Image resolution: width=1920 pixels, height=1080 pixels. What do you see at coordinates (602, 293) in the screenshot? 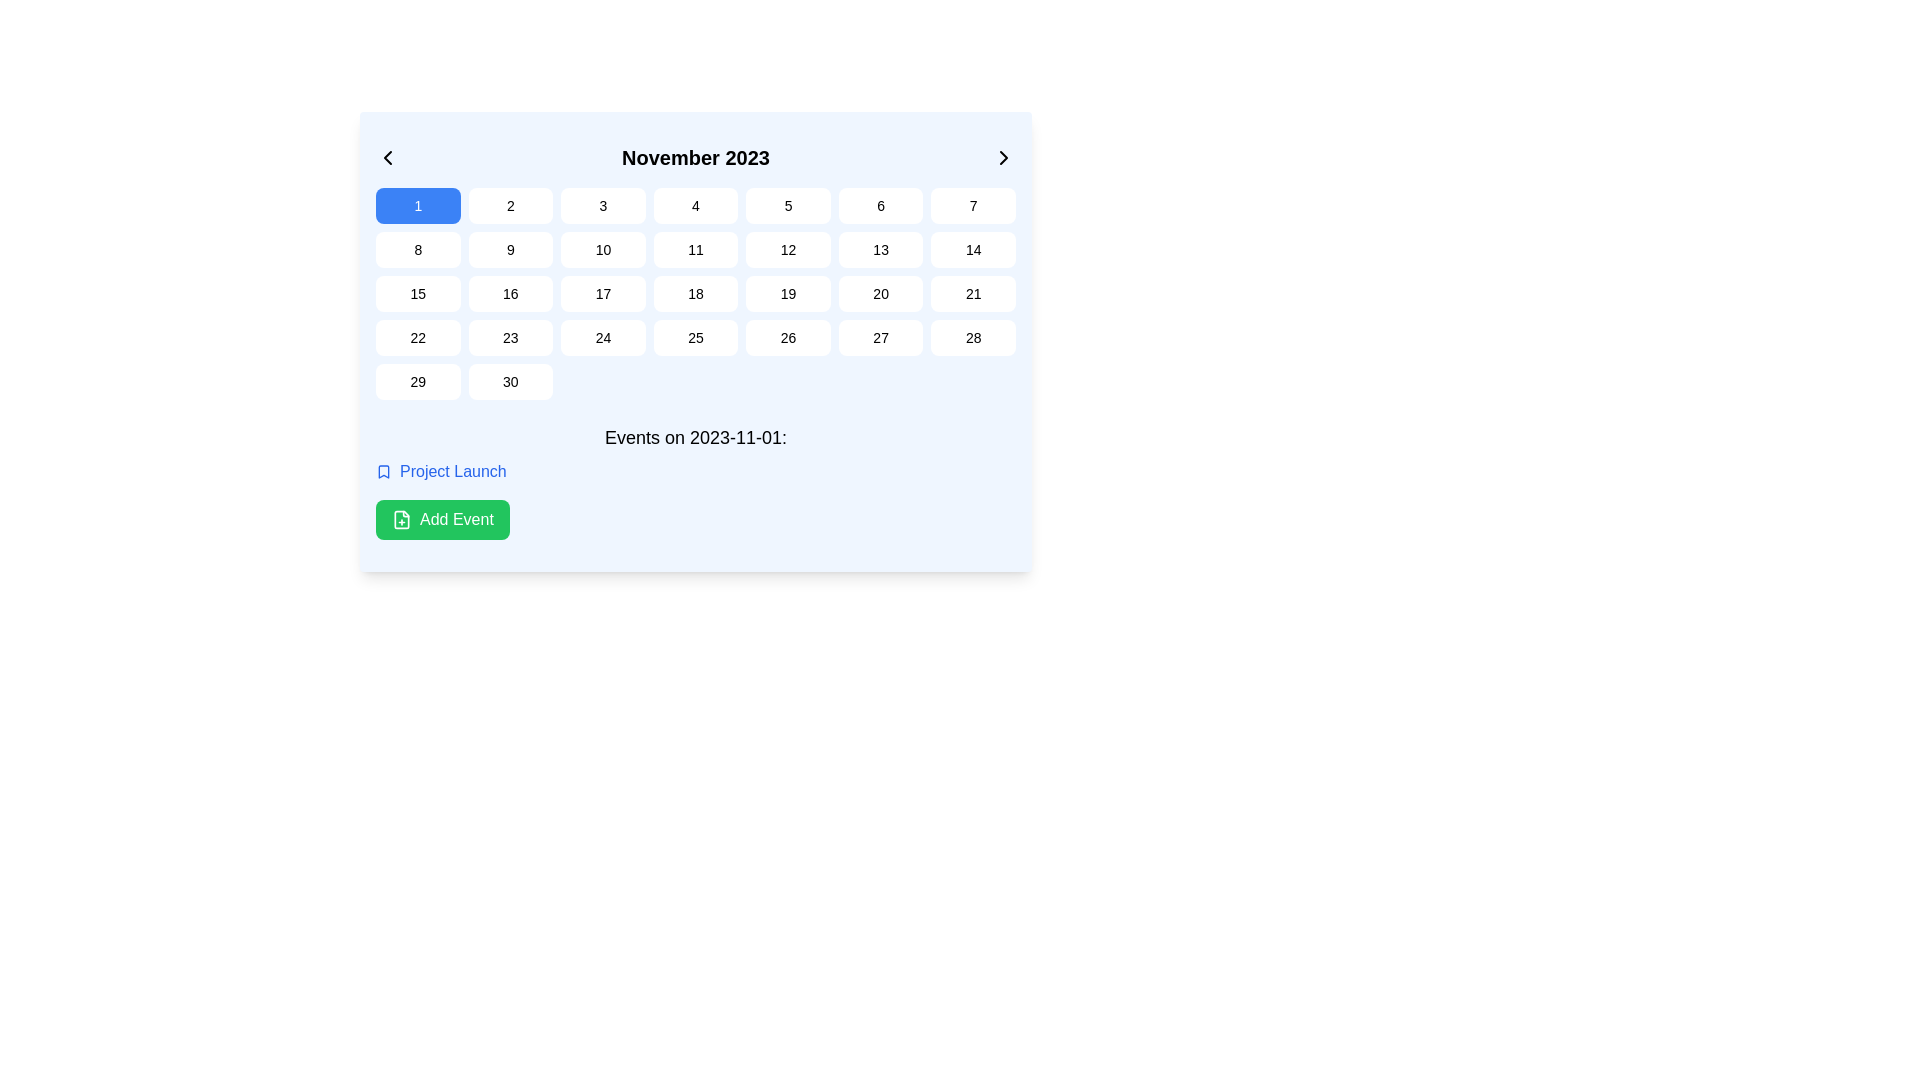
I see `the rectangular button displaying the text '17' in the calendar application` at bounding box center [602, 293].